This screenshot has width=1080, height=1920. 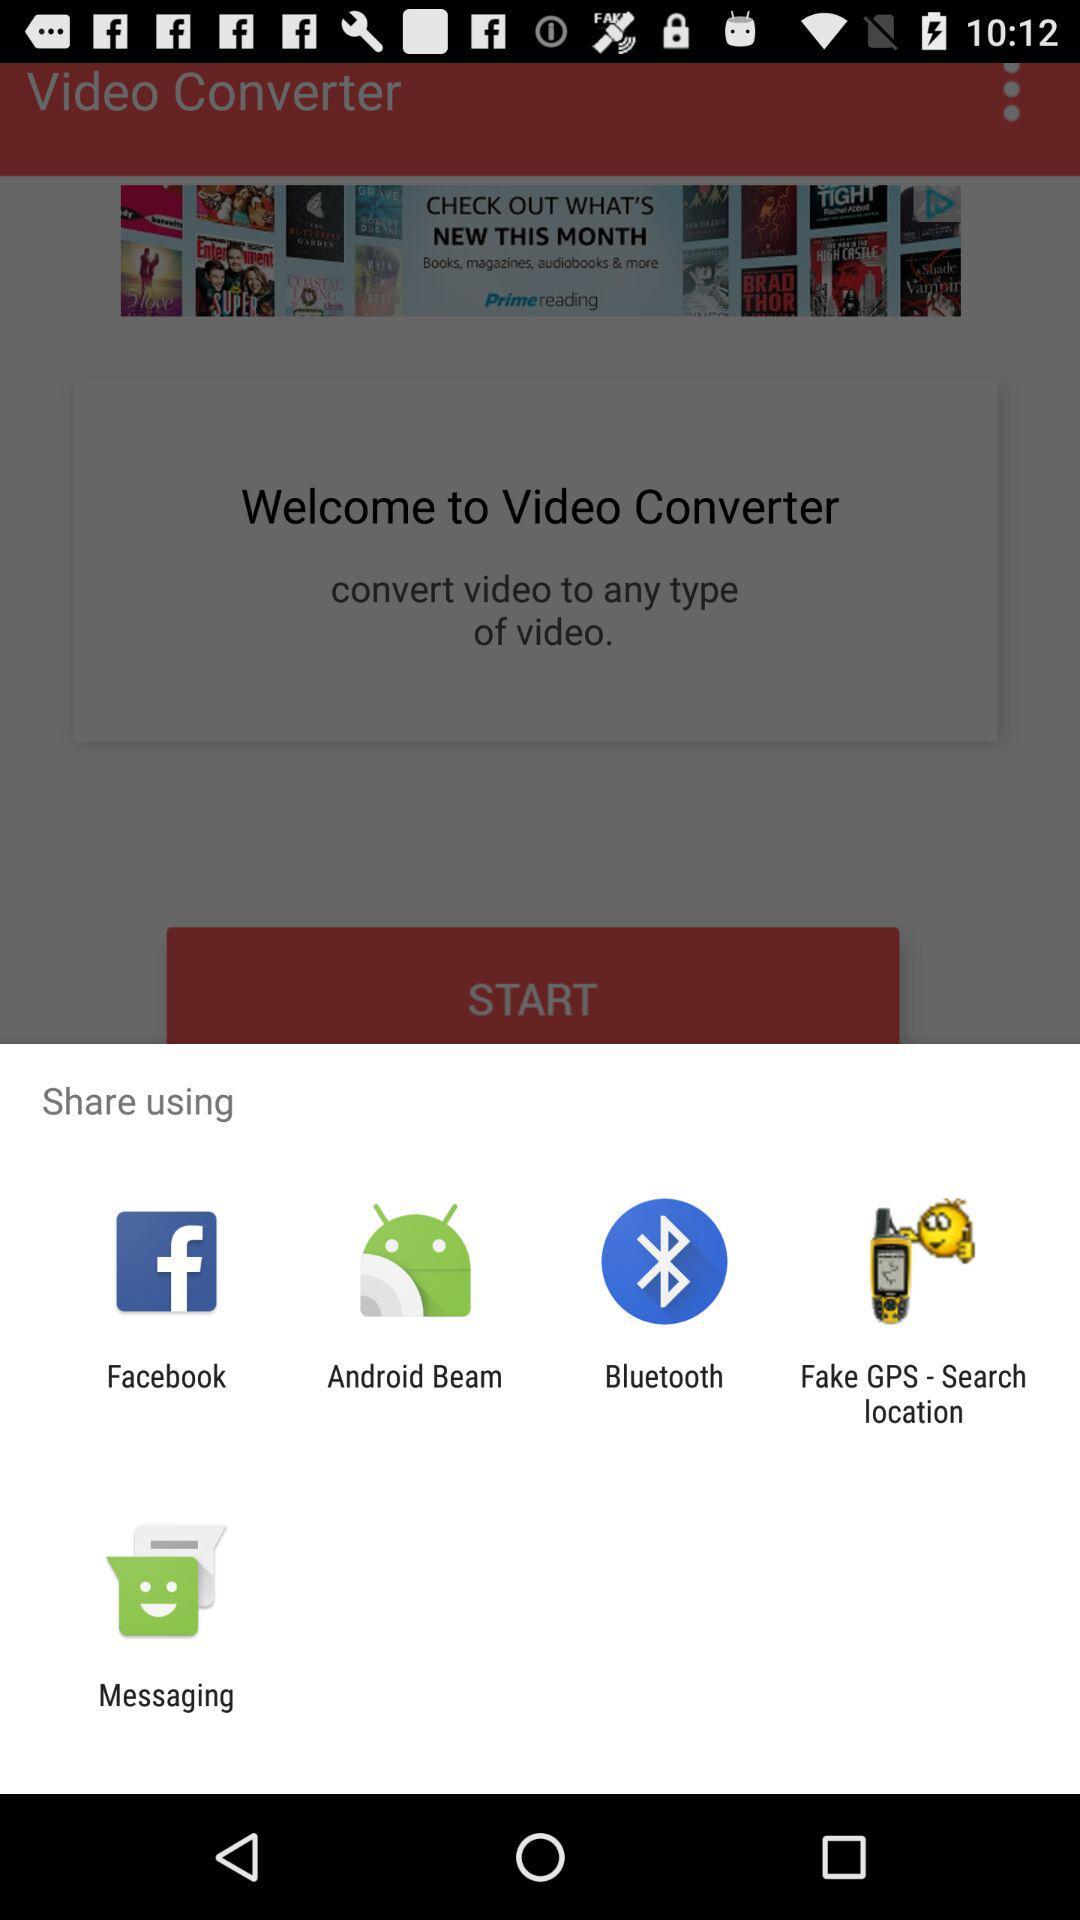 What do you see at coordinates (913, 1392) in the screenshot?
I see `item to the right of the bluetooth item` at bounding box center [913, 1392].